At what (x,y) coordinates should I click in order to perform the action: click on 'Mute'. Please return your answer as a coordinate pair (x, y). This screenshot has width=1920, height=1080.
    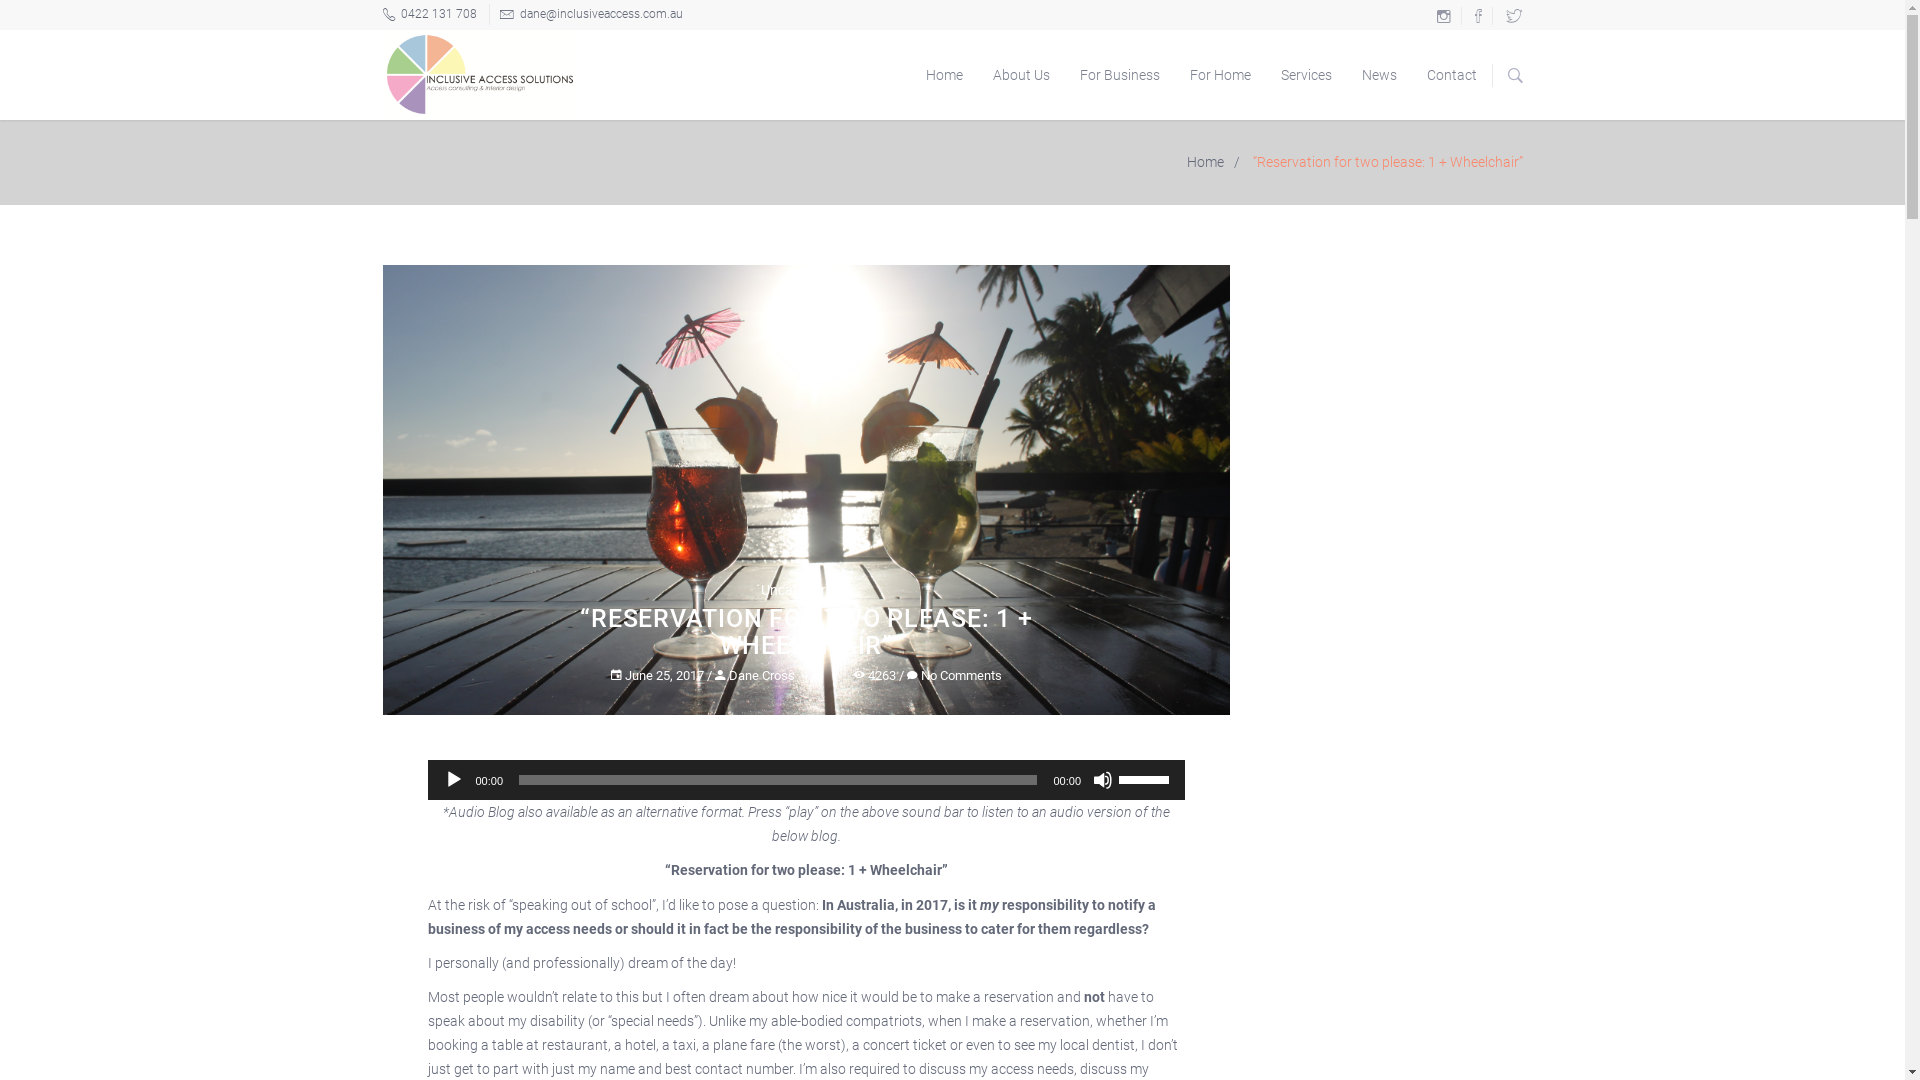
    Looking at the image, I should click on (1102, 778).